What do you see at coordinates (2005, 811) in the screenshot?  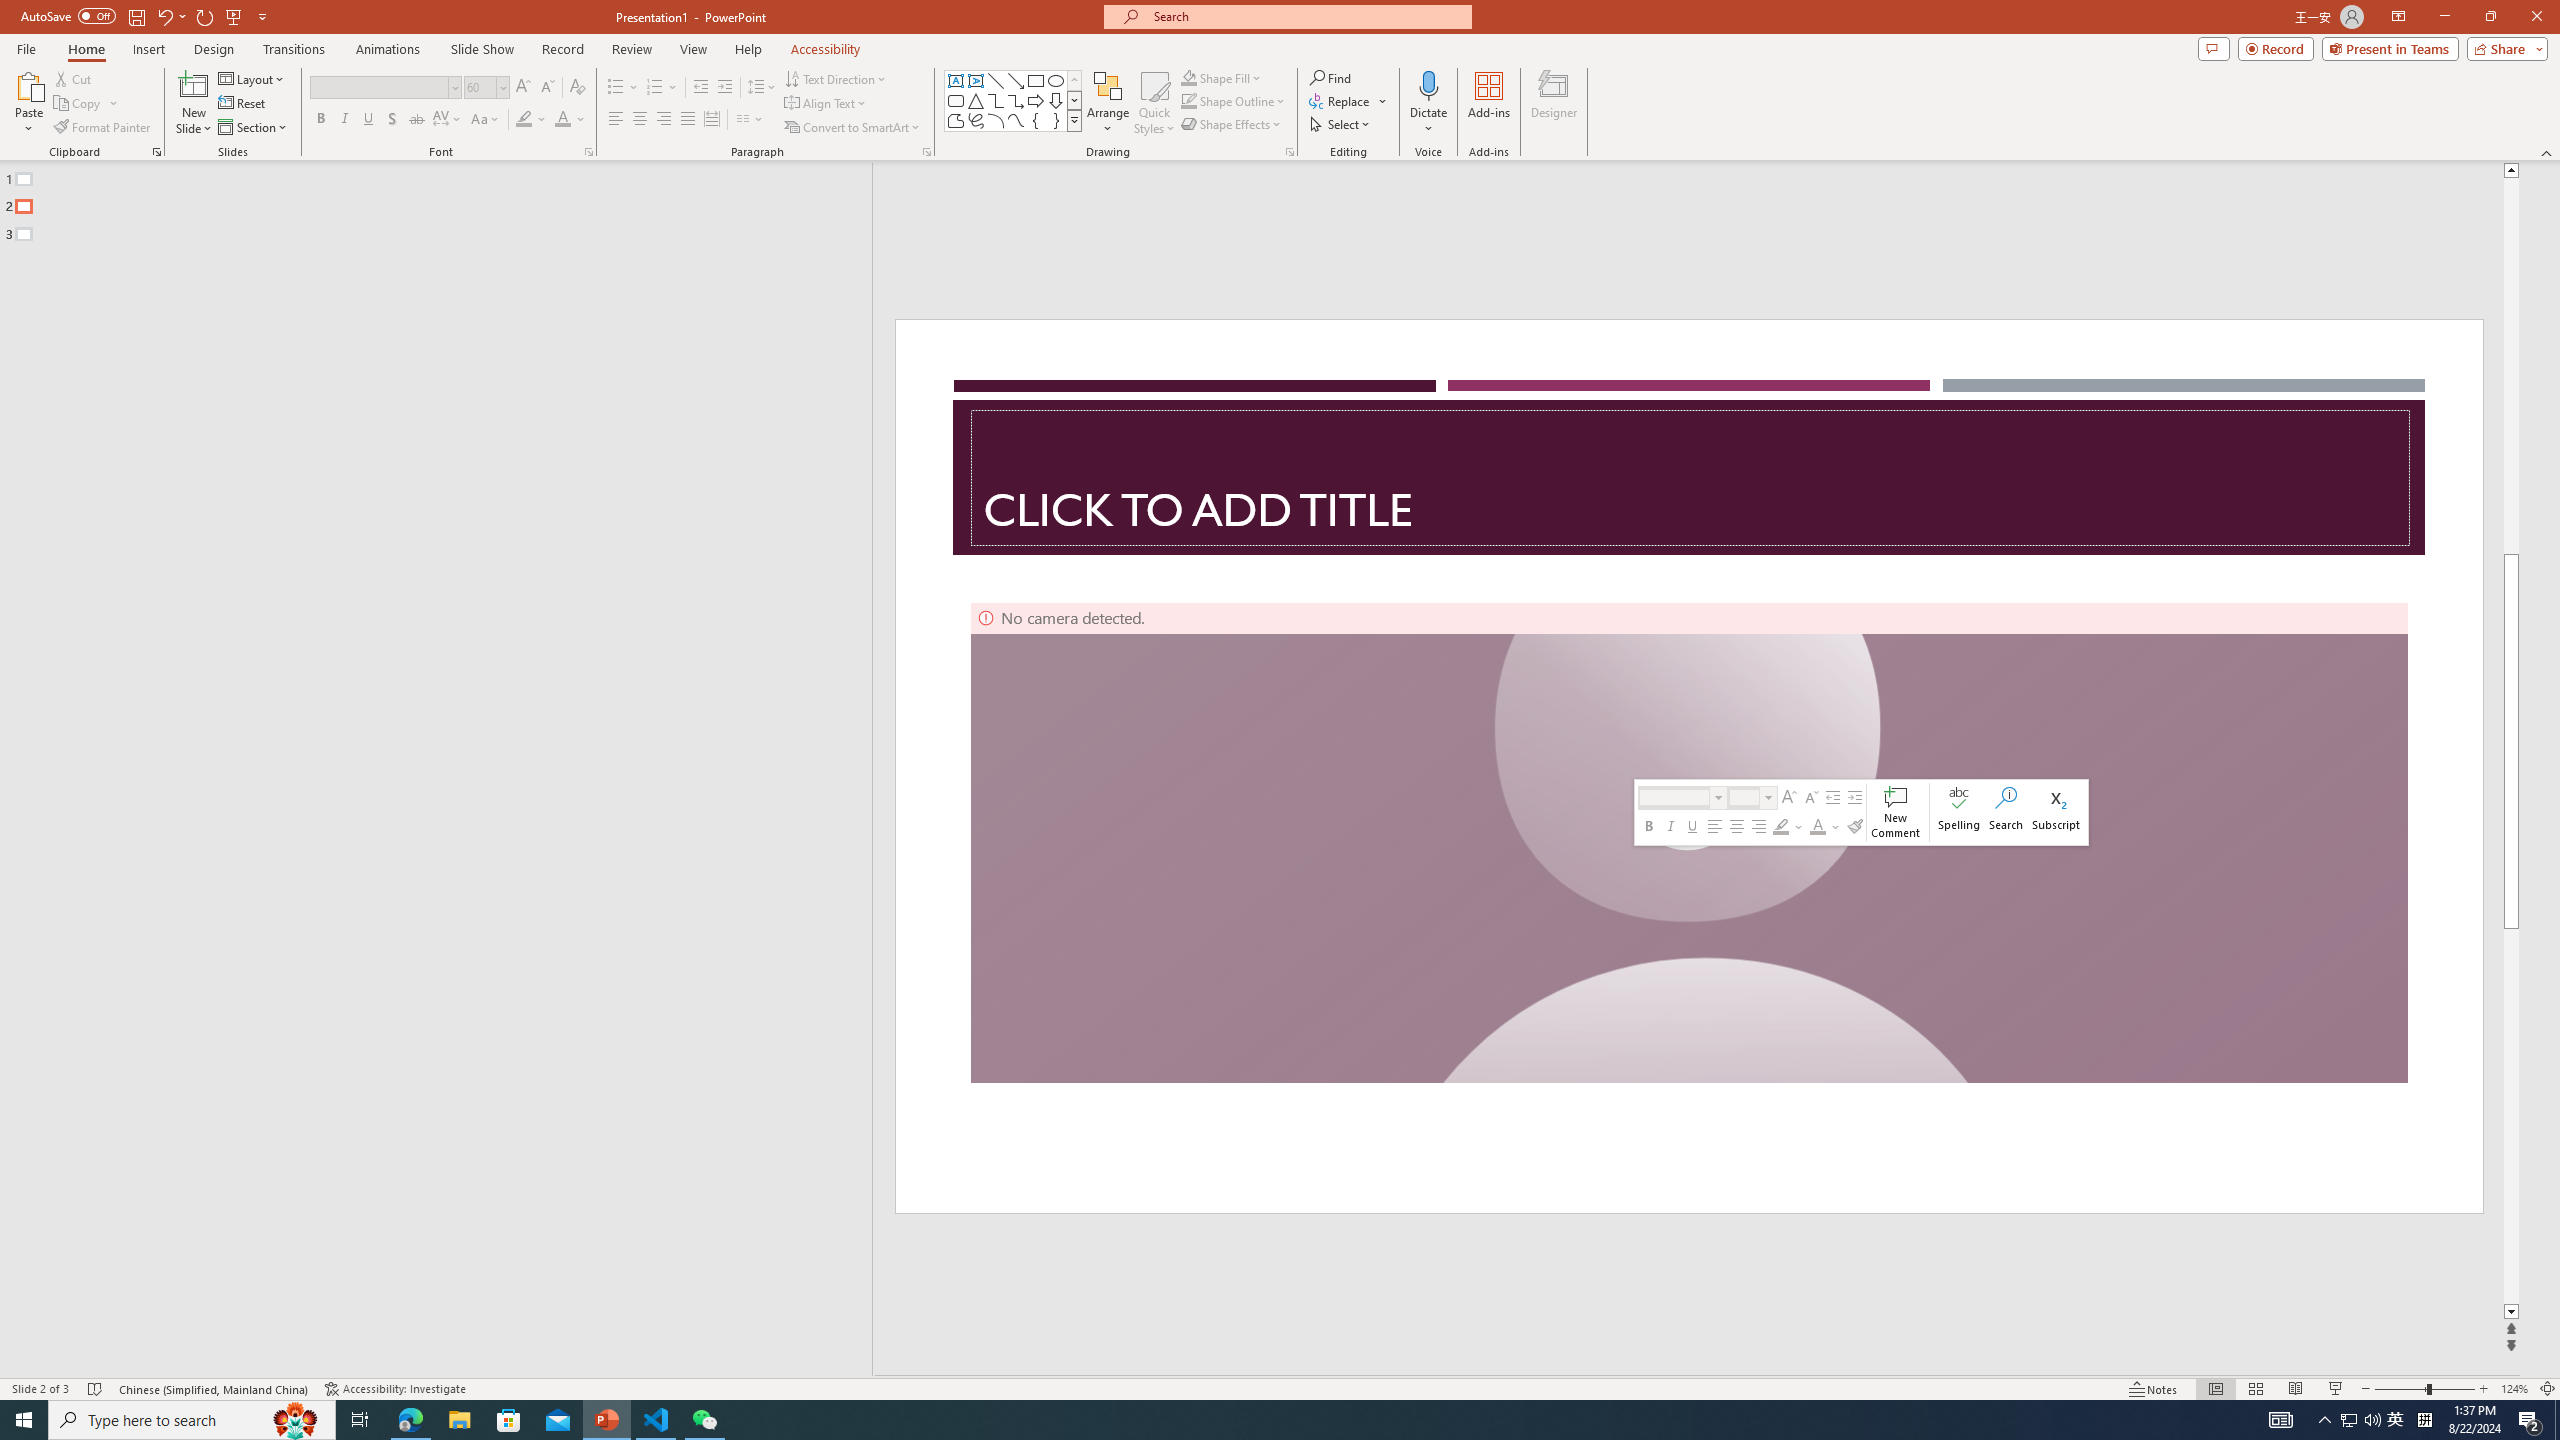 I see `'Search'` at bounding box center [2005, 811].